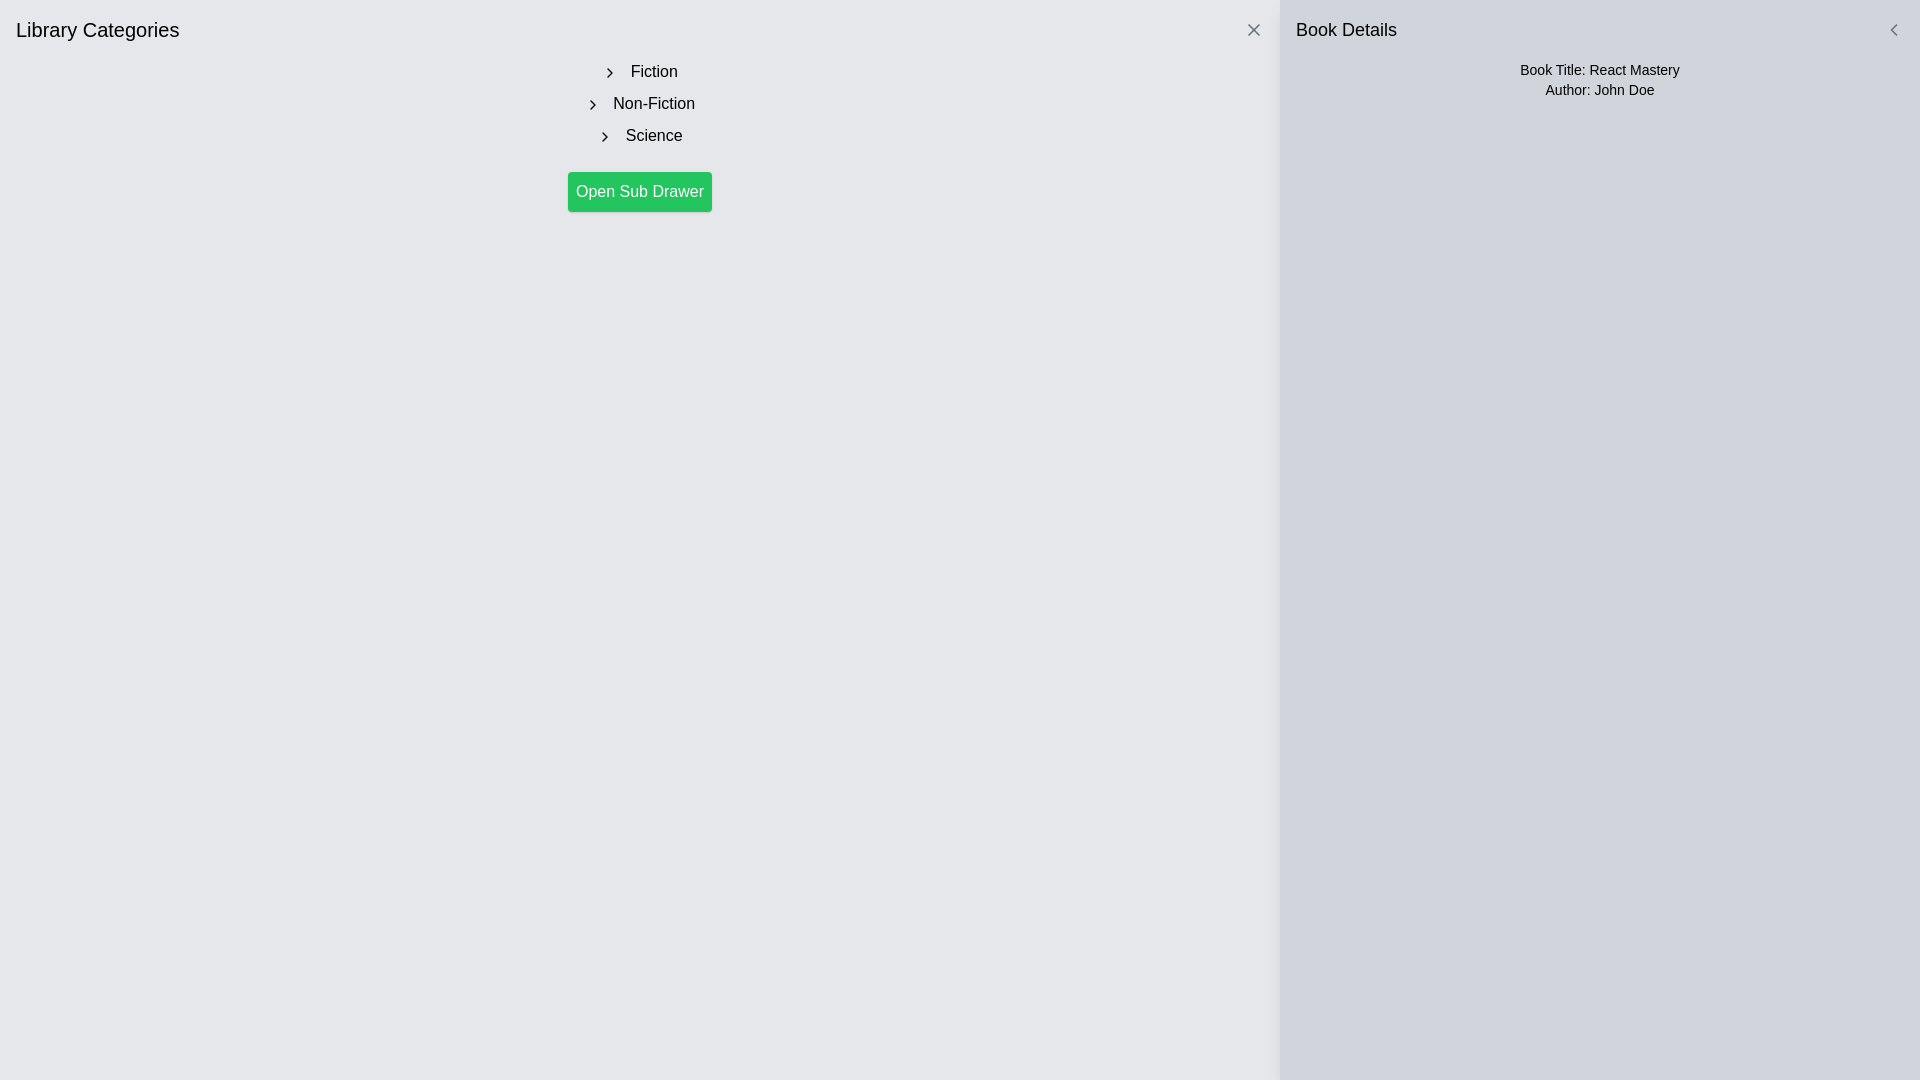 This screenshot has width=1920, height=1080. Describe the element at coordinates (638, 71) in the screenshot. I see `the 'Fiction' category label` at that location.